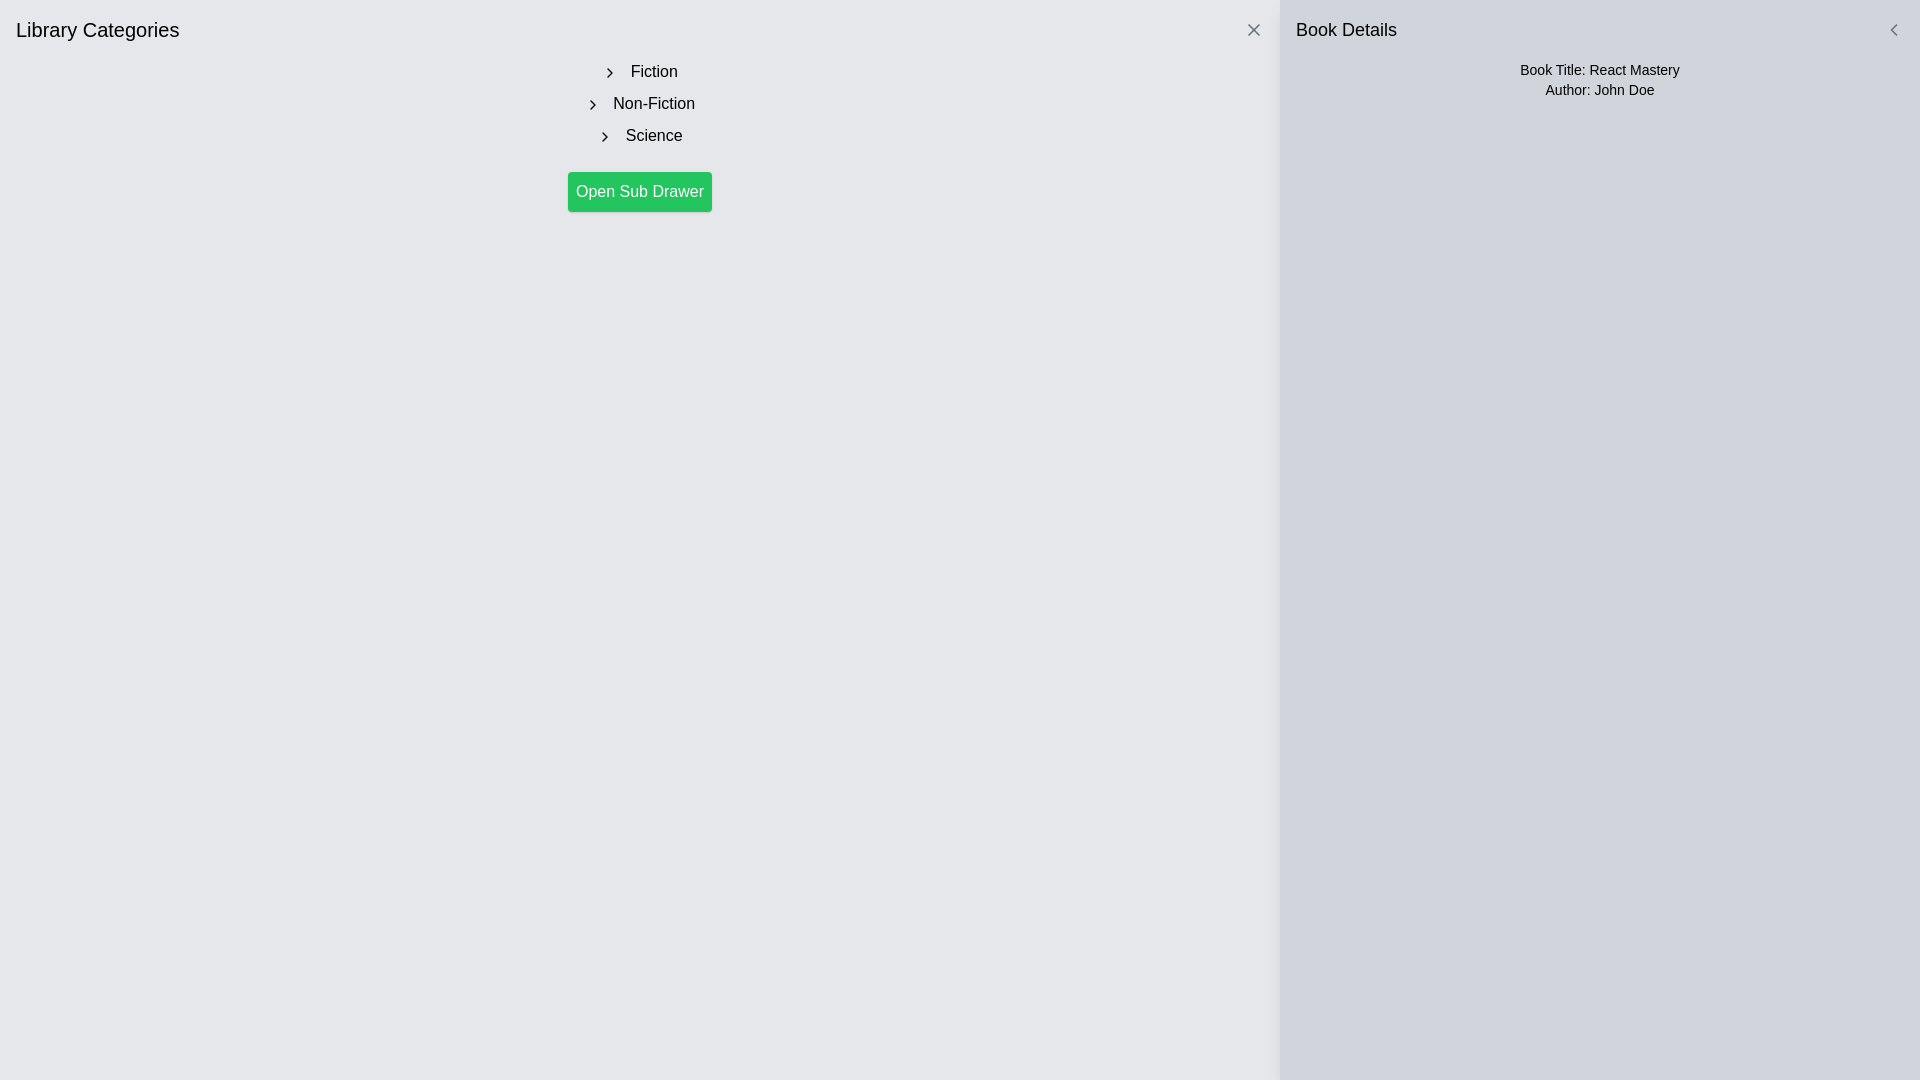 This screenshot has width=1920, height=1080. Describe the element at coordinates (638, 71) in the screenshot. I see `the 'Fiction' category label` at that location.